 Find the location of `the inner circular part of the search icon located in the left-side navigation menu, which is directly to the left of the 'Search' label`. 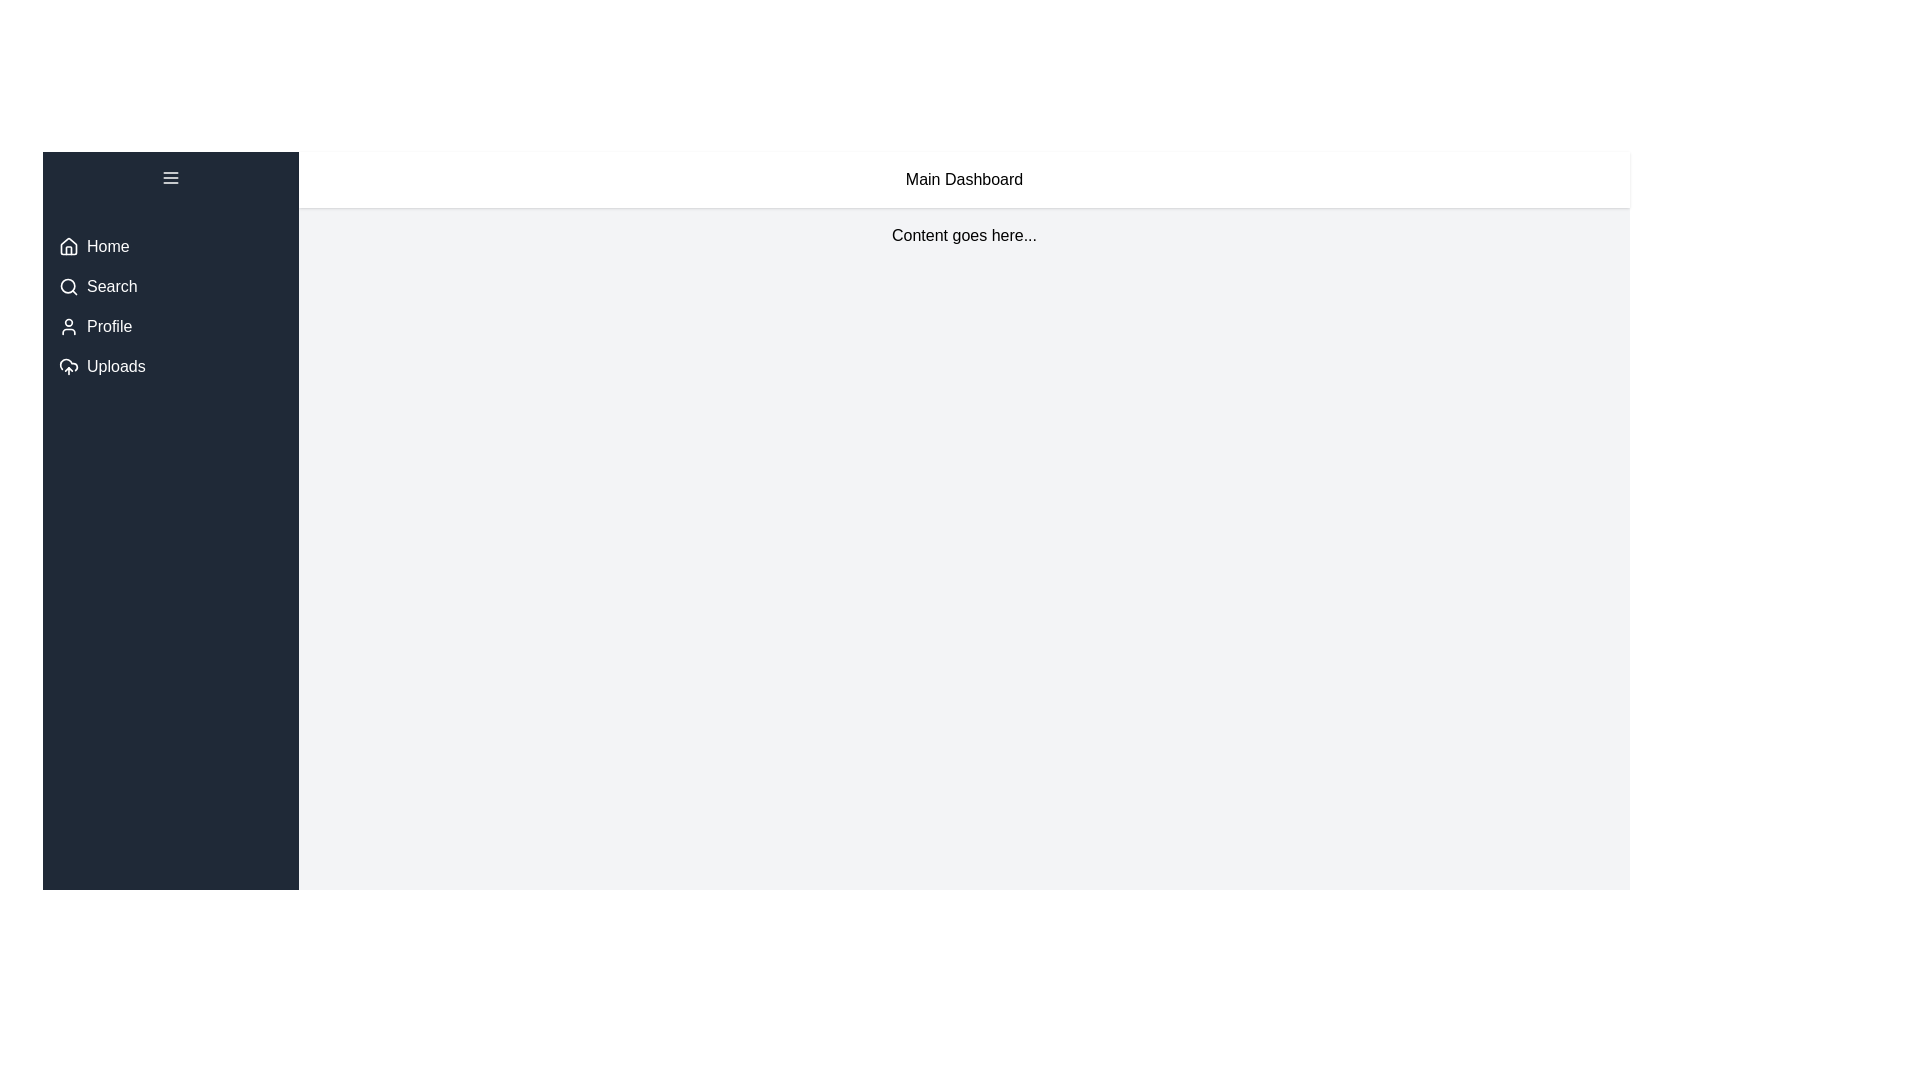

the inner circular part of the search icon located in the left-side navigation menu, which is directly to the left of the 'Search' label is located at coordinates (68, 286).